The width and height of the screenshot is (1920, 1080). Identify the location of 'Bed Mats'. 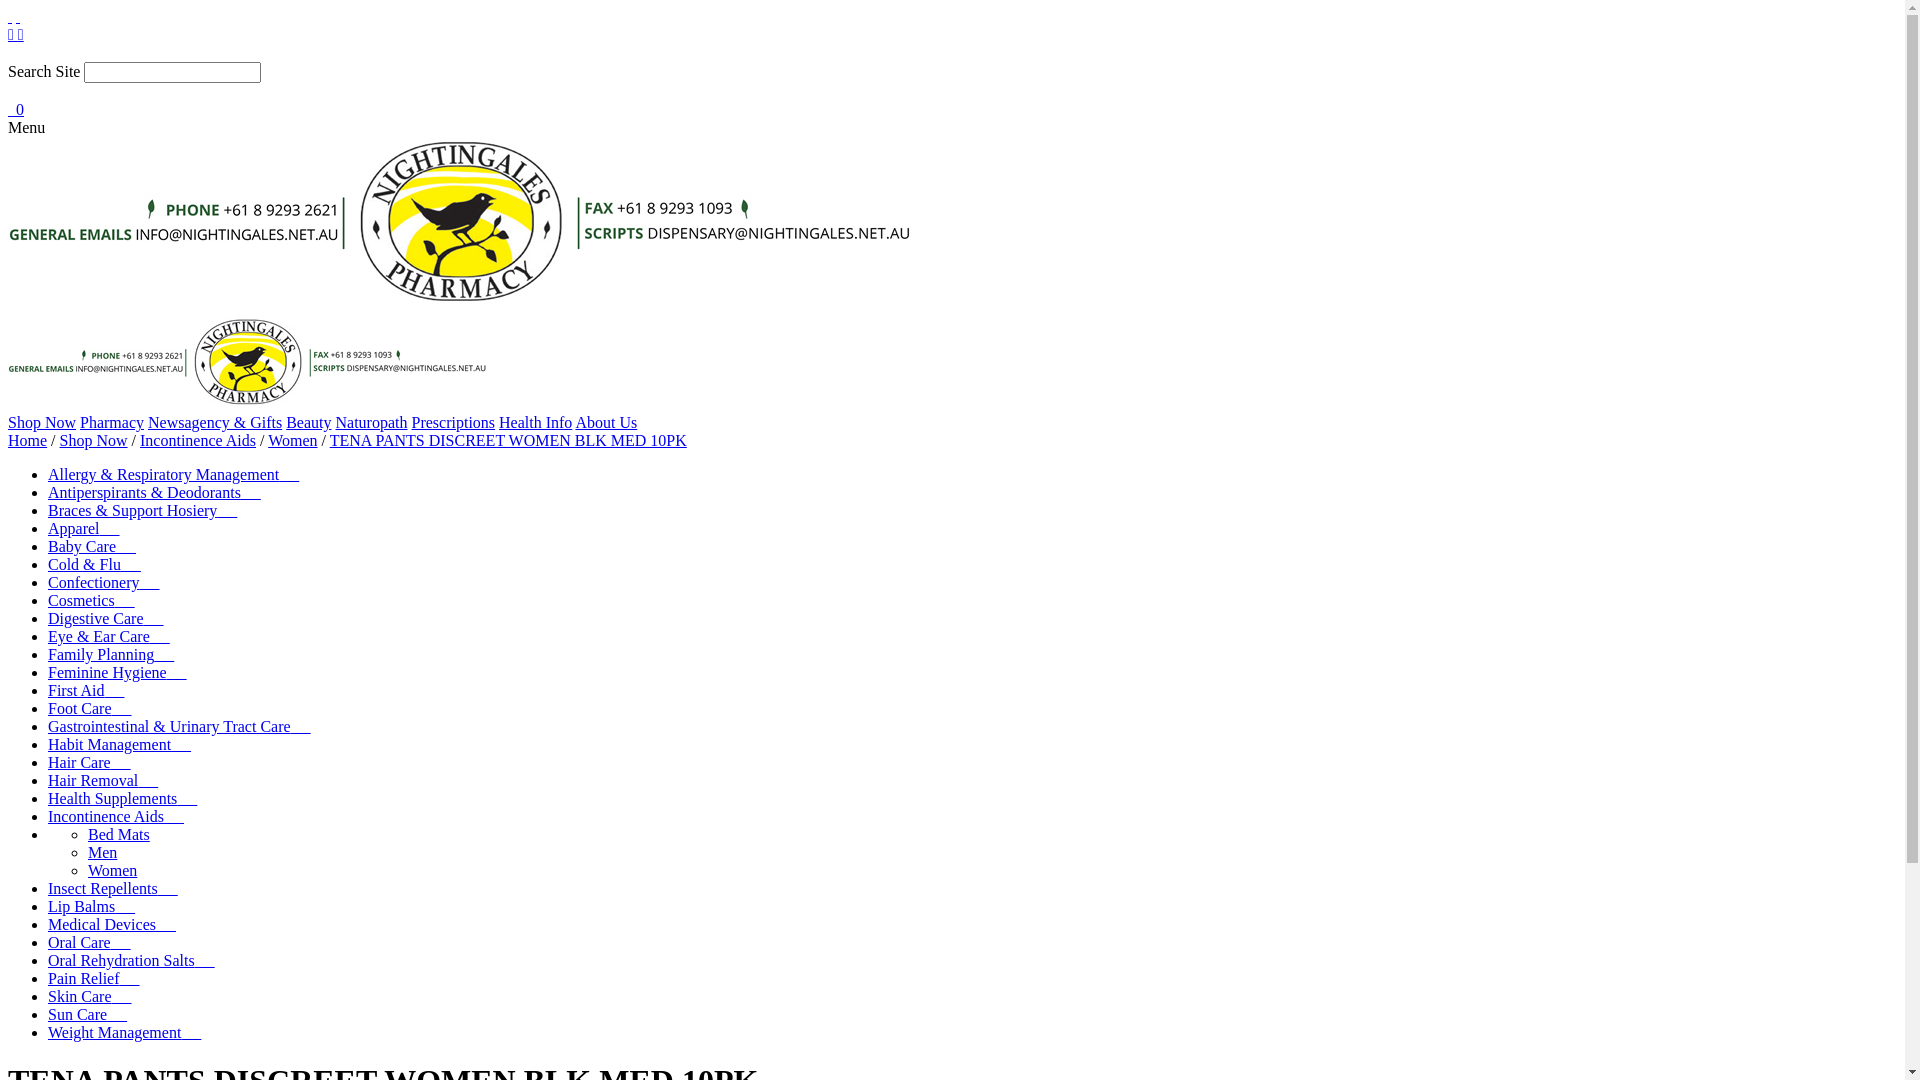
(118, 834).